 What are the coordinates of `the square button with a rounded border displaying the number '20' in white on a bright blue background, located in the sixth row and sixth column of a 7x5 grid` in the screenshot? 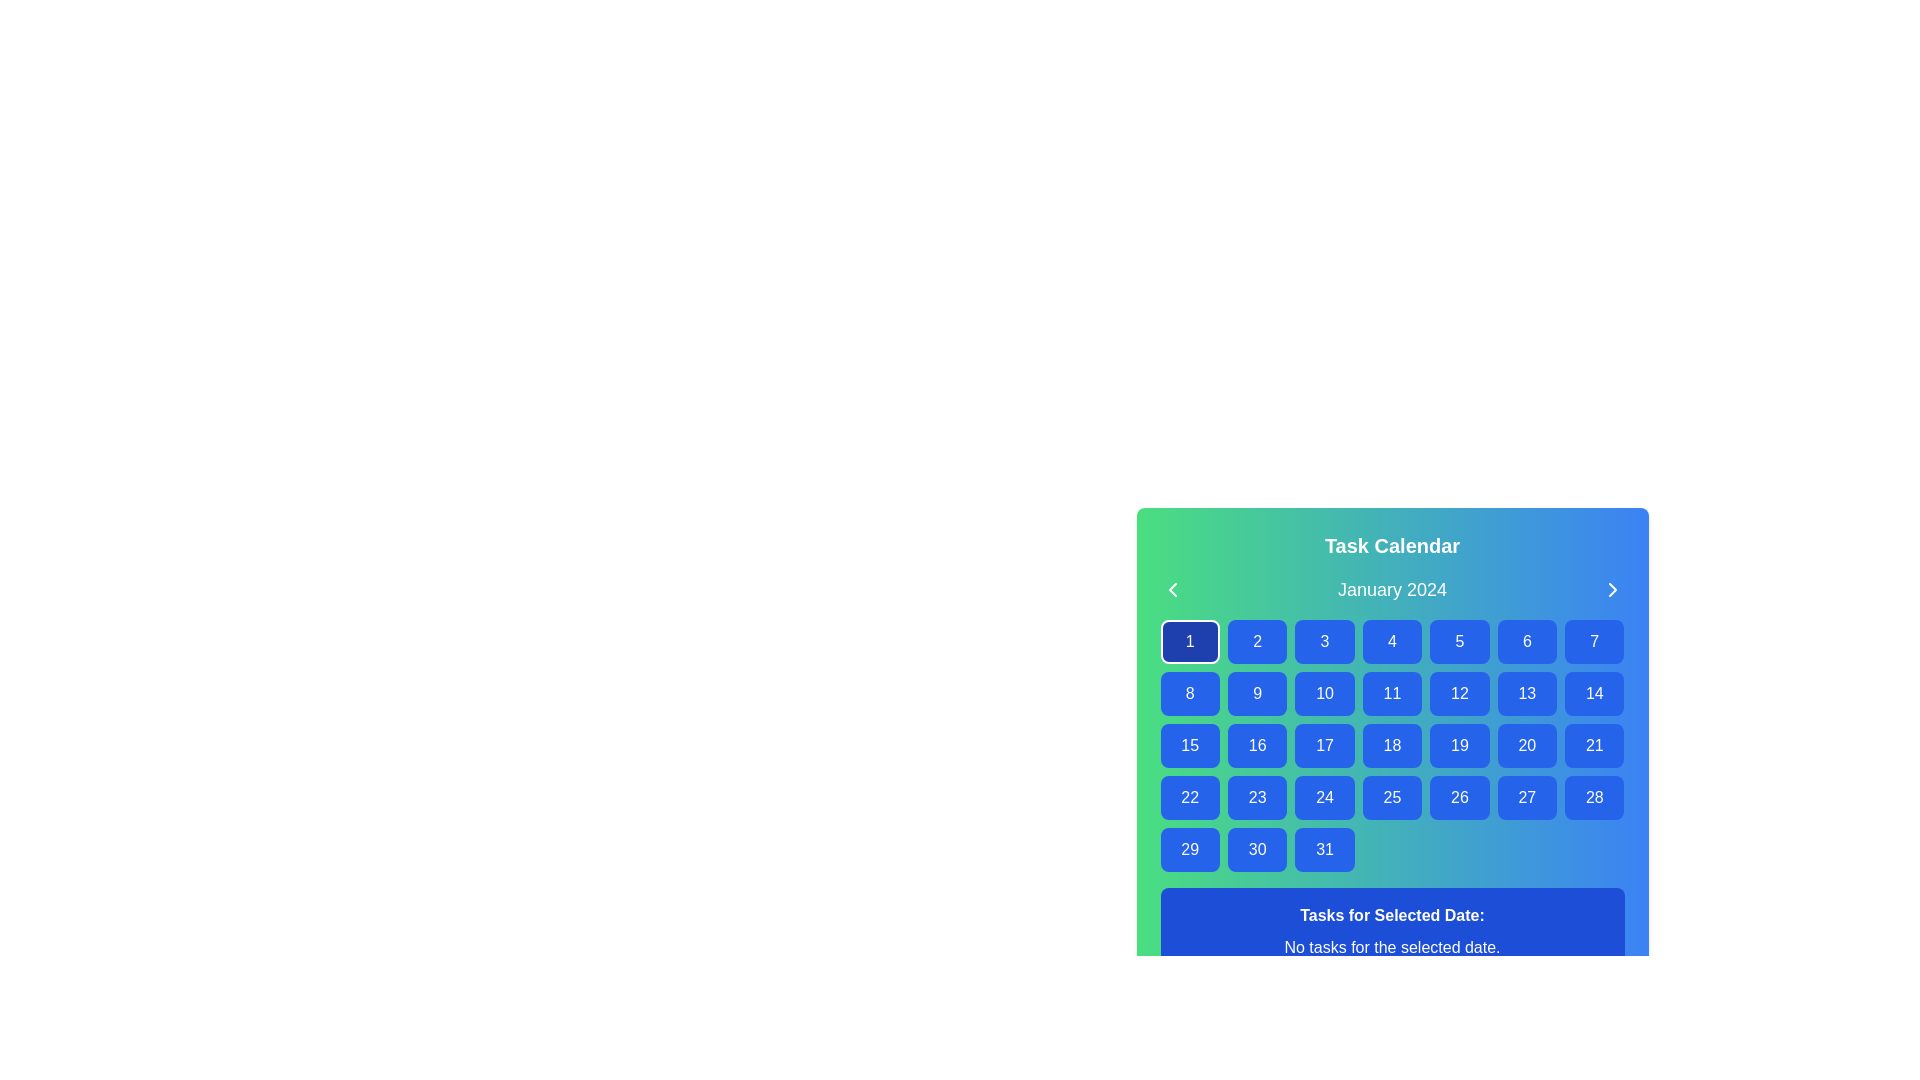 It's located at (1526, 745).